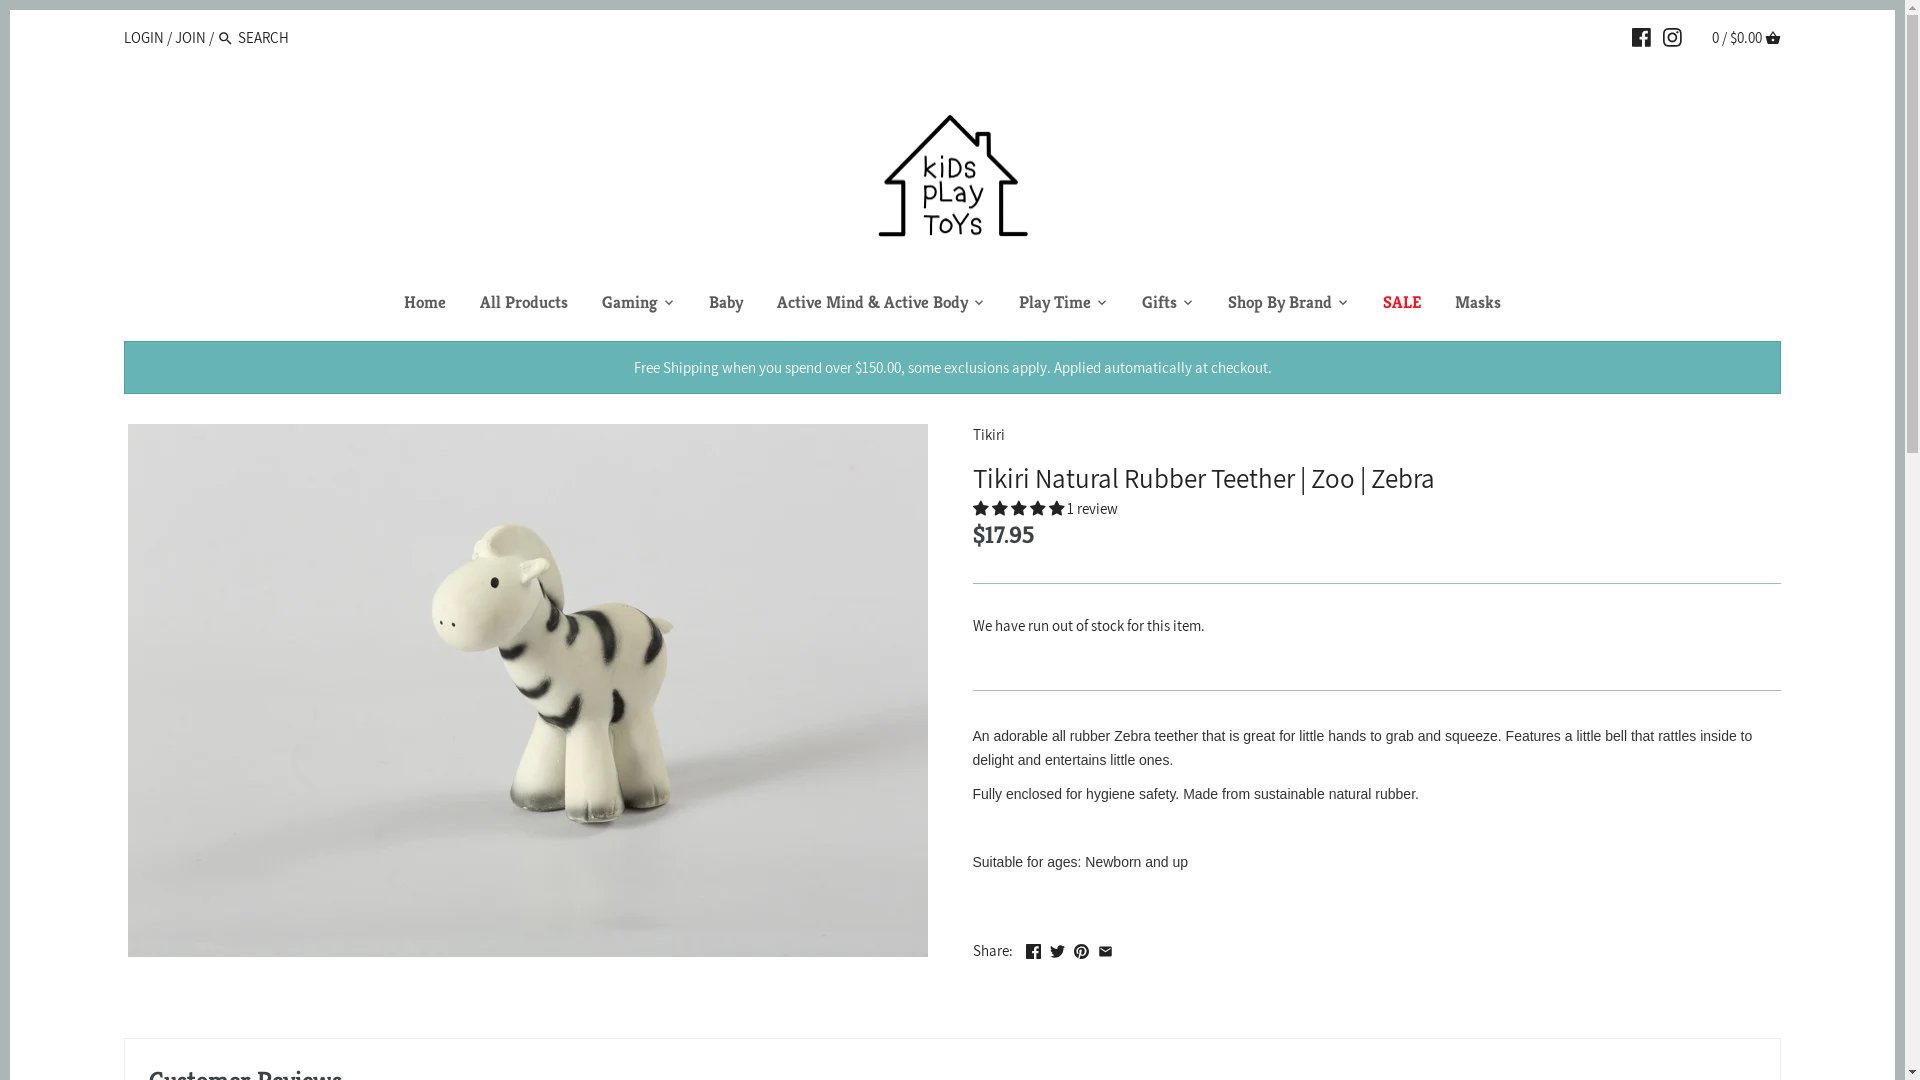 This screenshot has width=1920, height=1080. What do you see at coordinates (1280, 304) in the screenshot?
I see `'Shop By Brand'` at bounding box center [1280, 304].